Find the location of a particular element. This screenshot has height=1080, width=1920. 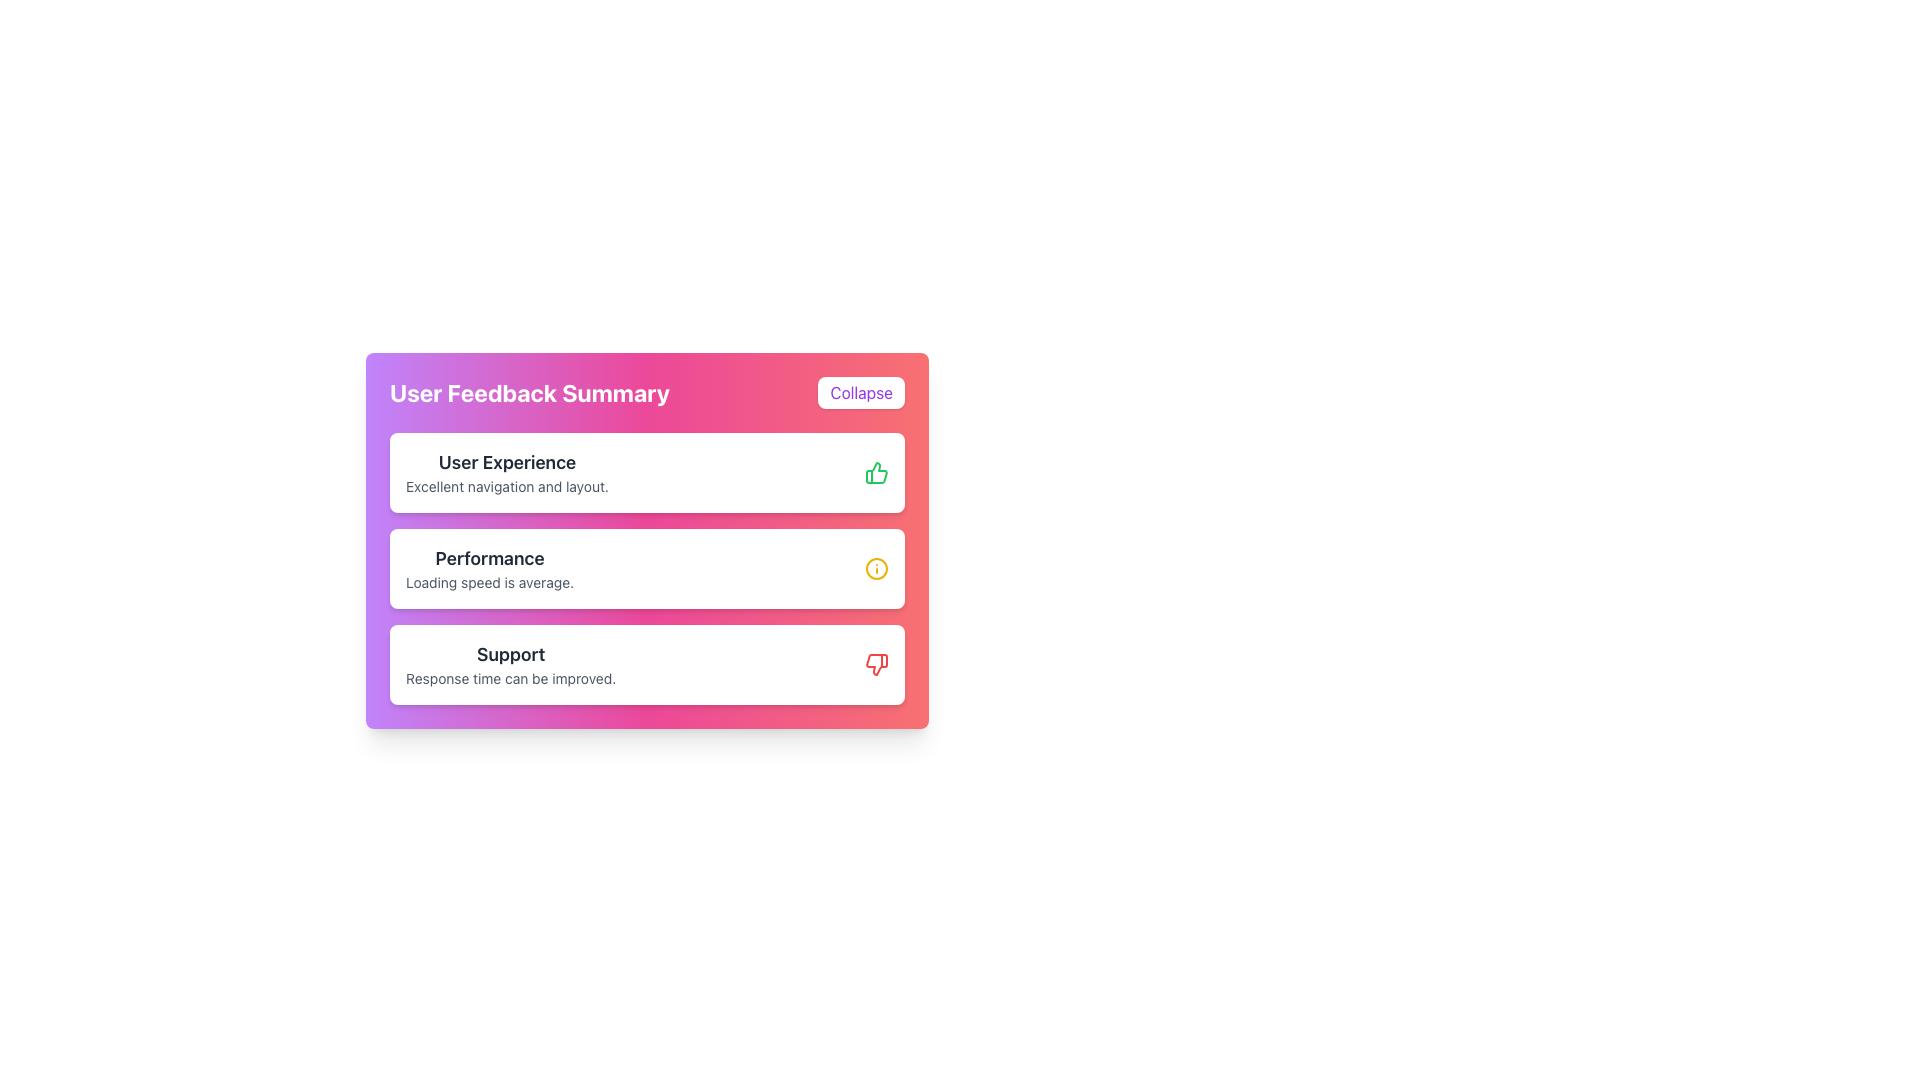

section title of the feedback section header, which includes a collapse button and is positioned at the top of the feedback card interface is located at coordinates (647, 393).